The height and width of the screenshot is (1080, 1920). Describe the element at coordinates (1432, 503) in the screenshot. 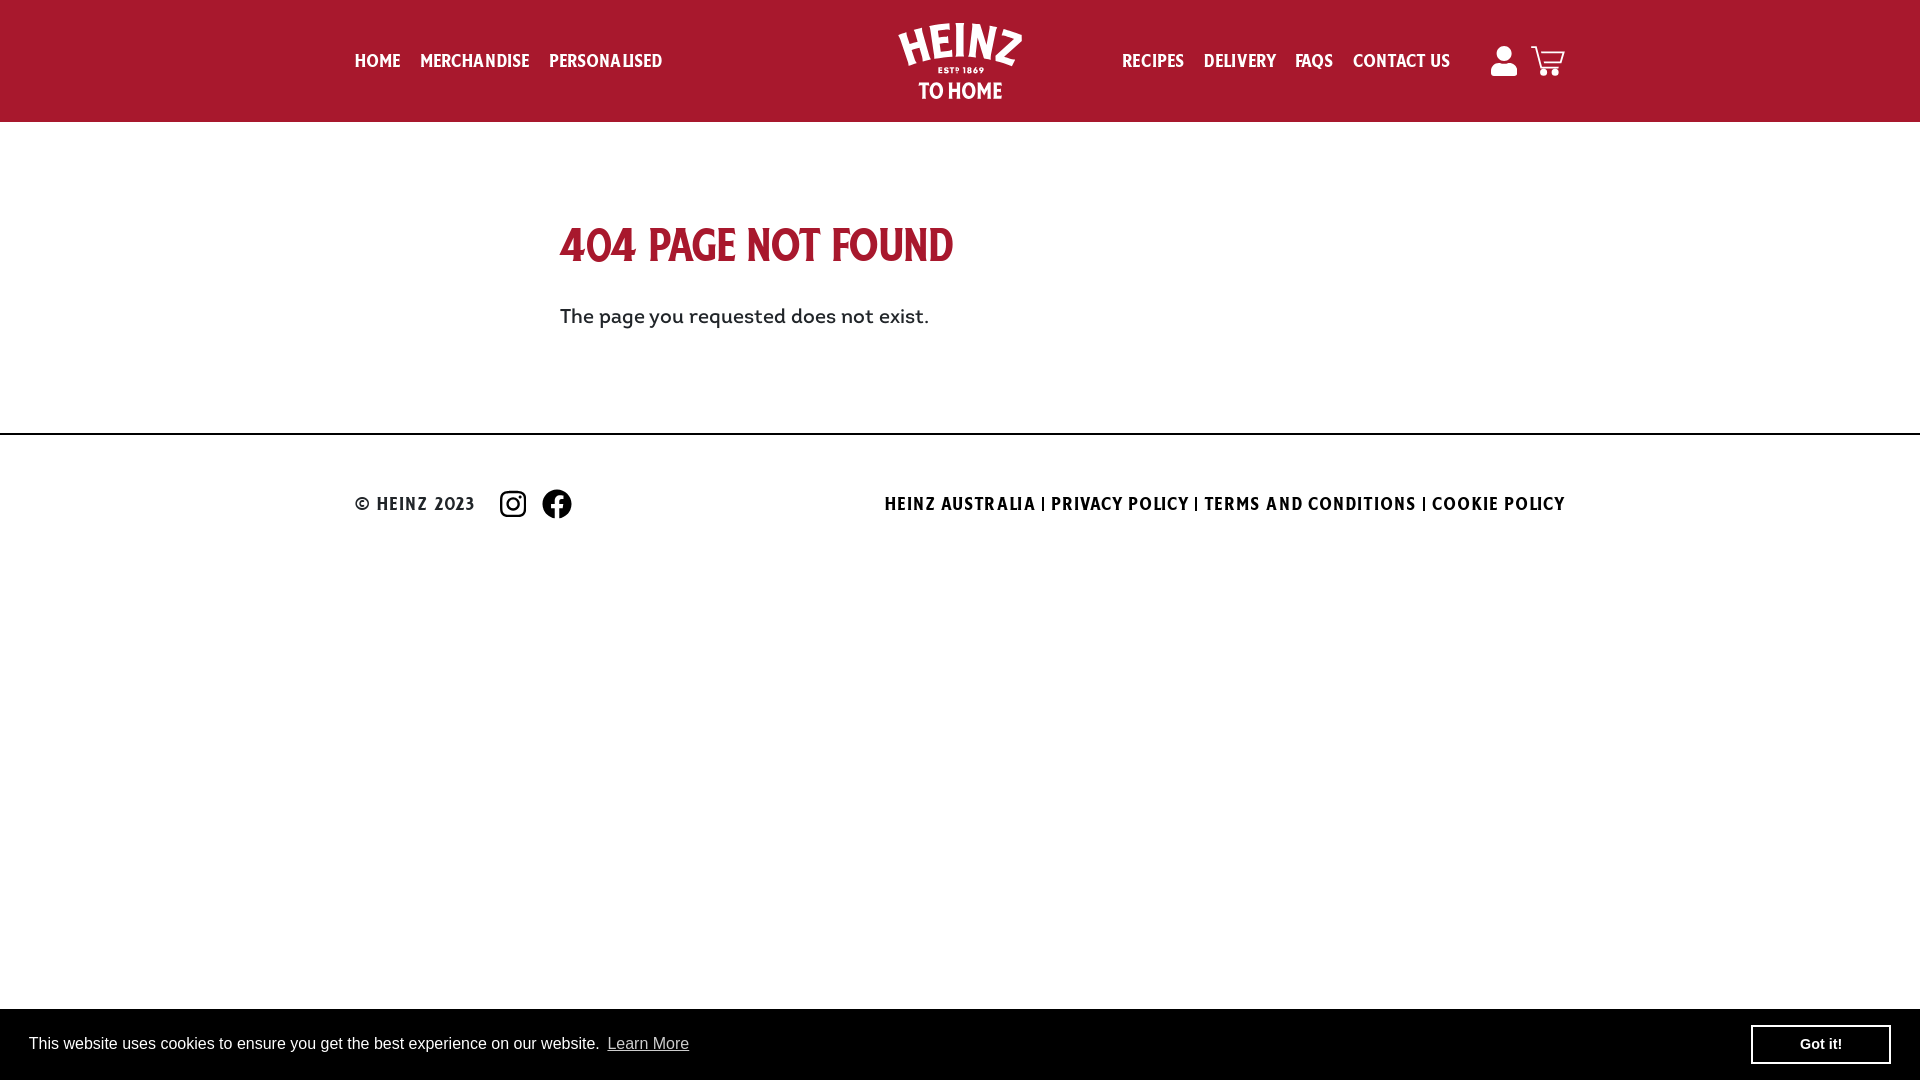

I see `'Cookie Policy'` at that location.